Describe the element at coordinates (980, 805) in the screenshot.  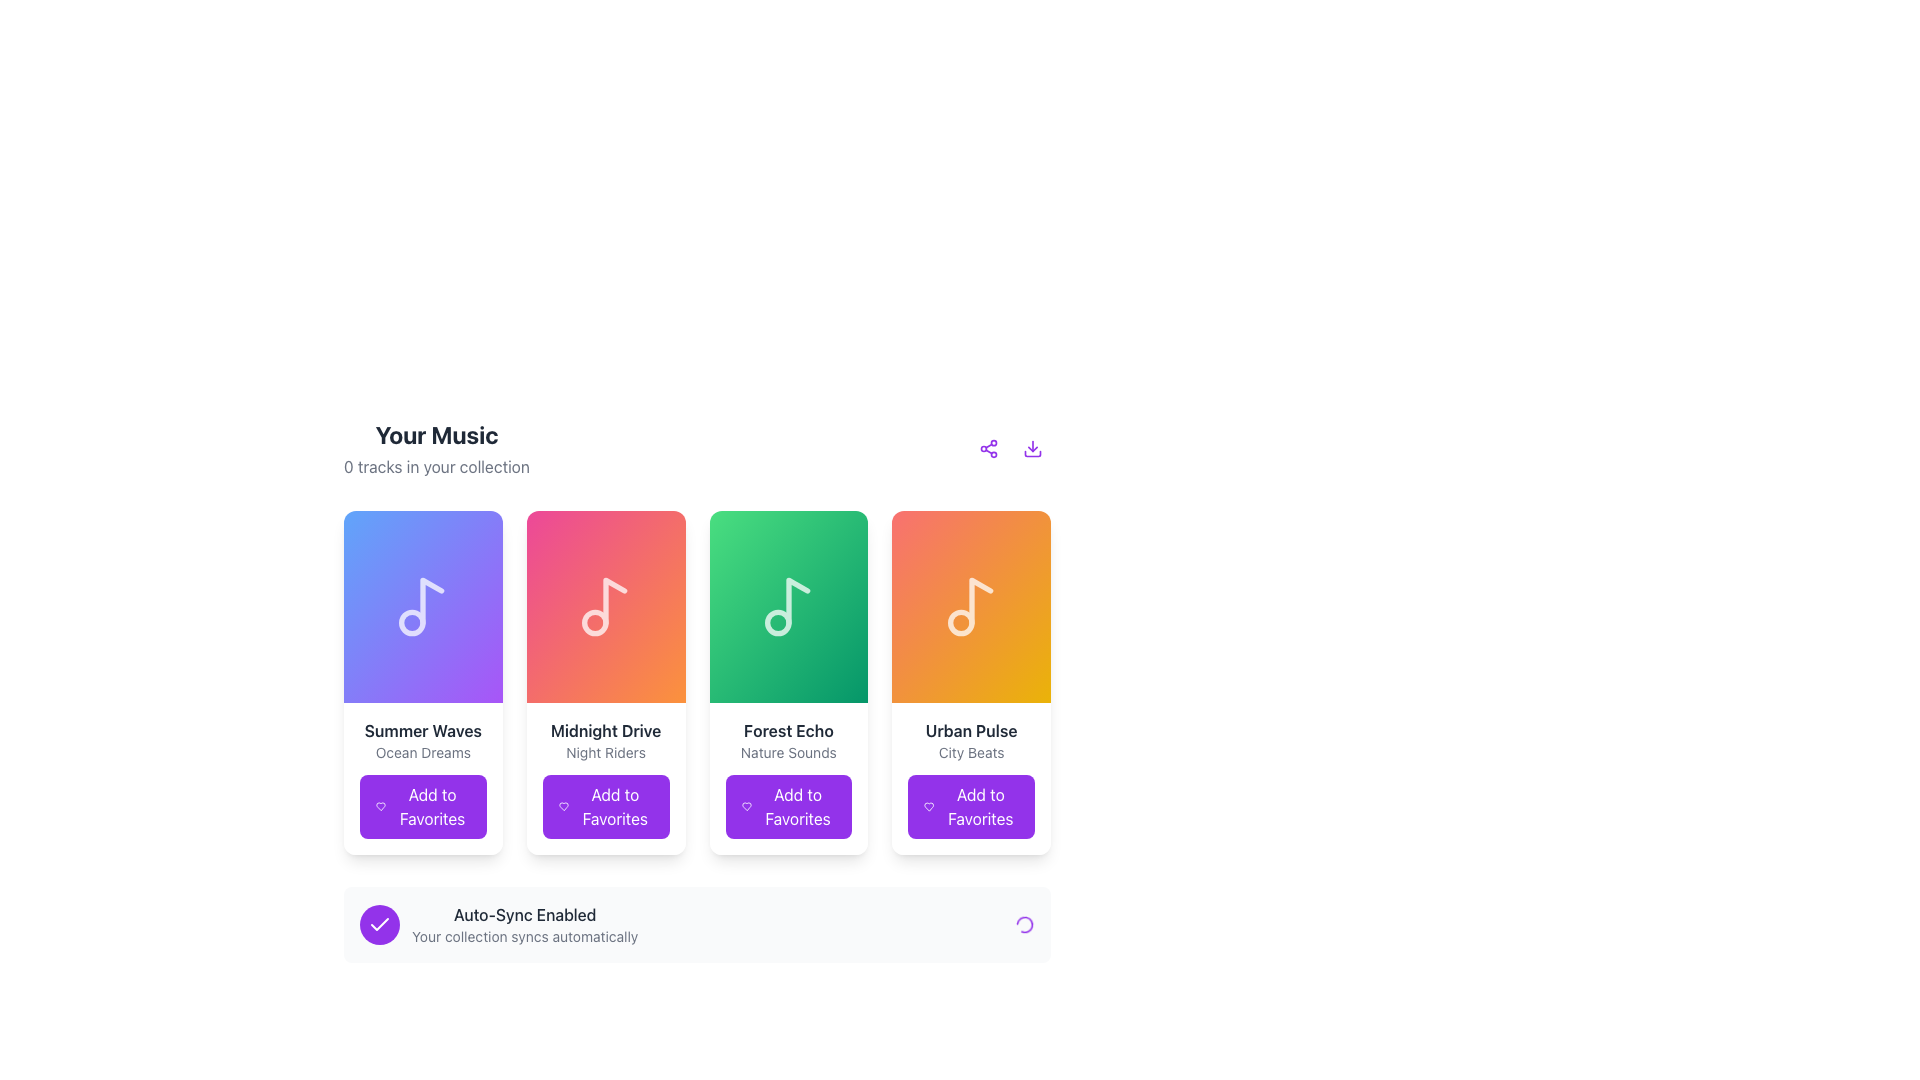
I see `the 'Add to Favorites' button, which is styled with white font on a purple background and located at the bottom center of the 'Urban Pulse' content card` at that location.